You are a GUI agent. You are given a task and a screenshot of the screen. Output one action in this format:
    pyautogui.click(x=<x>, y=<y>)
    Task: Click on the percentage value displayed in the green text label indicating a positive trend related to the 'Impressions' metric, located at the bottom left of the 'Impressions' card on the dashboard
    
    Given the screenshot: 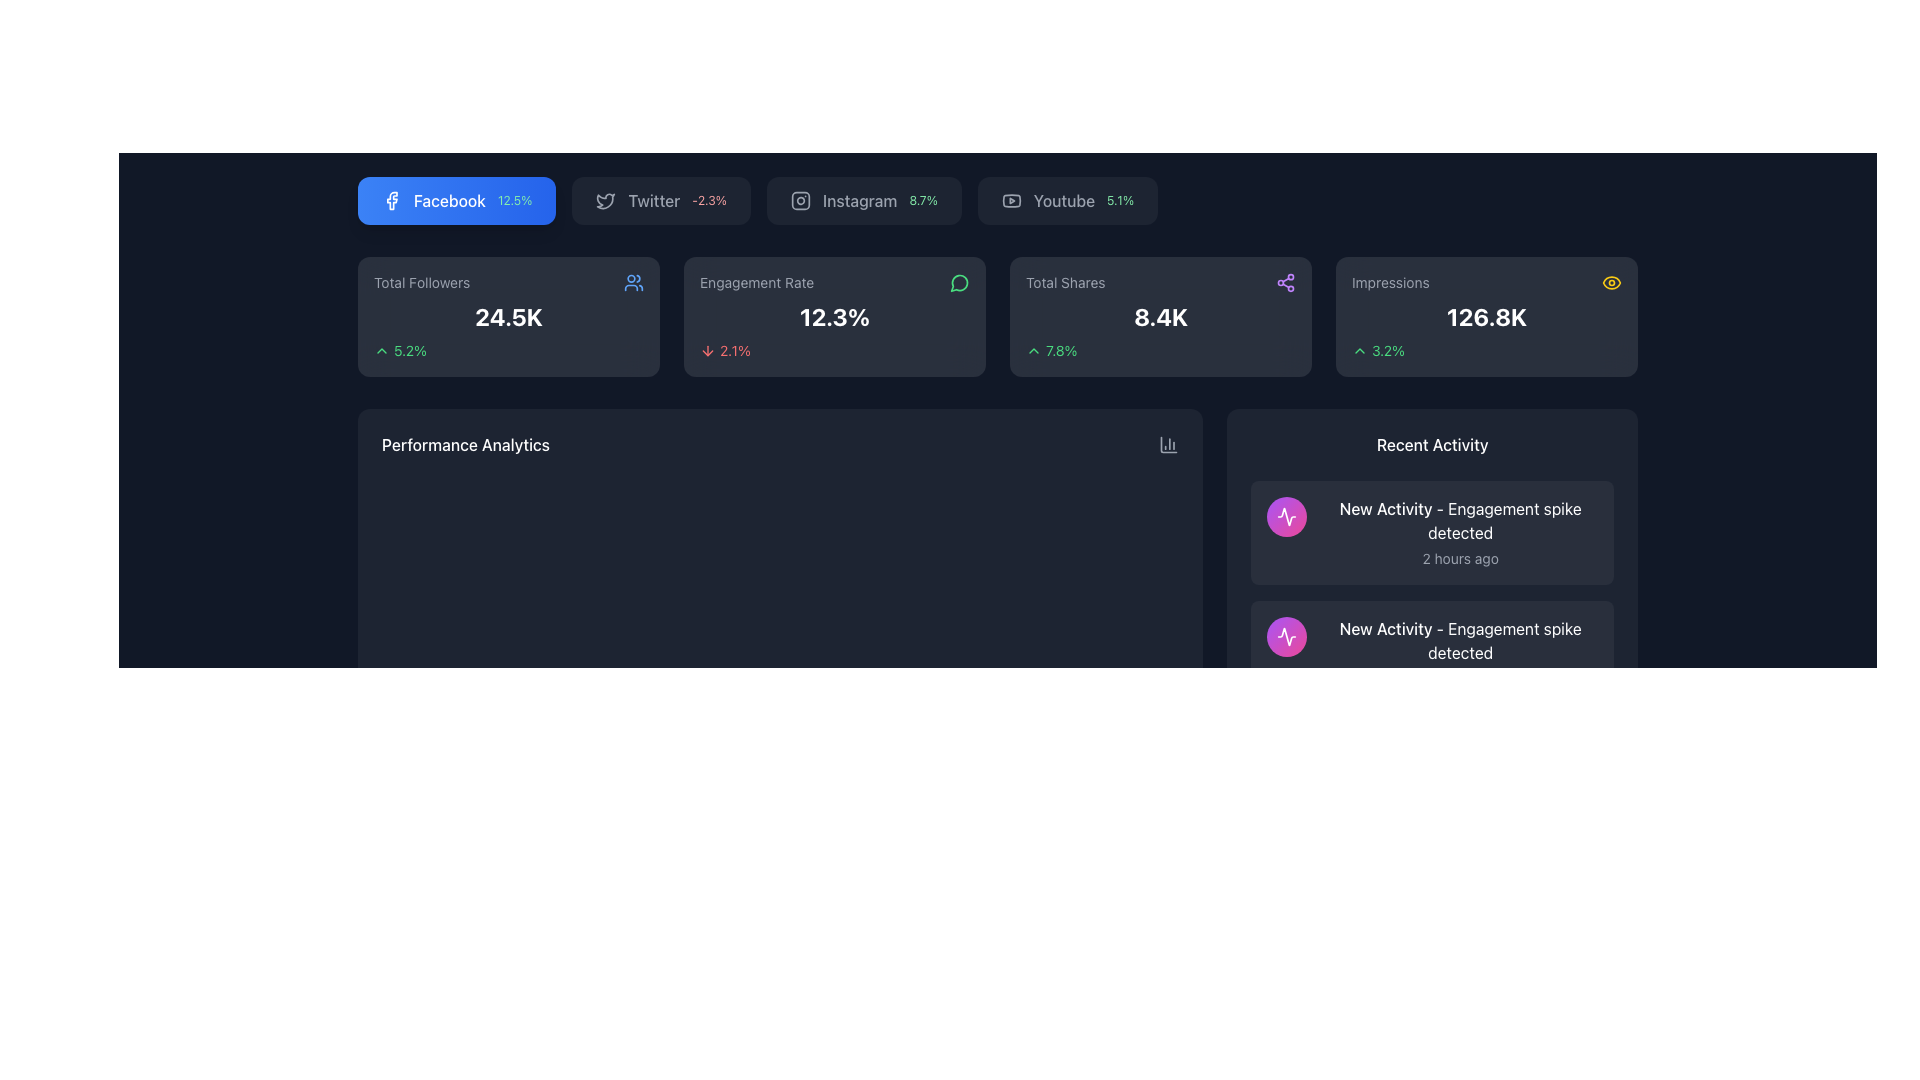 What is the action you would take?
    pyautogui.click(x=1387, y=350)
    